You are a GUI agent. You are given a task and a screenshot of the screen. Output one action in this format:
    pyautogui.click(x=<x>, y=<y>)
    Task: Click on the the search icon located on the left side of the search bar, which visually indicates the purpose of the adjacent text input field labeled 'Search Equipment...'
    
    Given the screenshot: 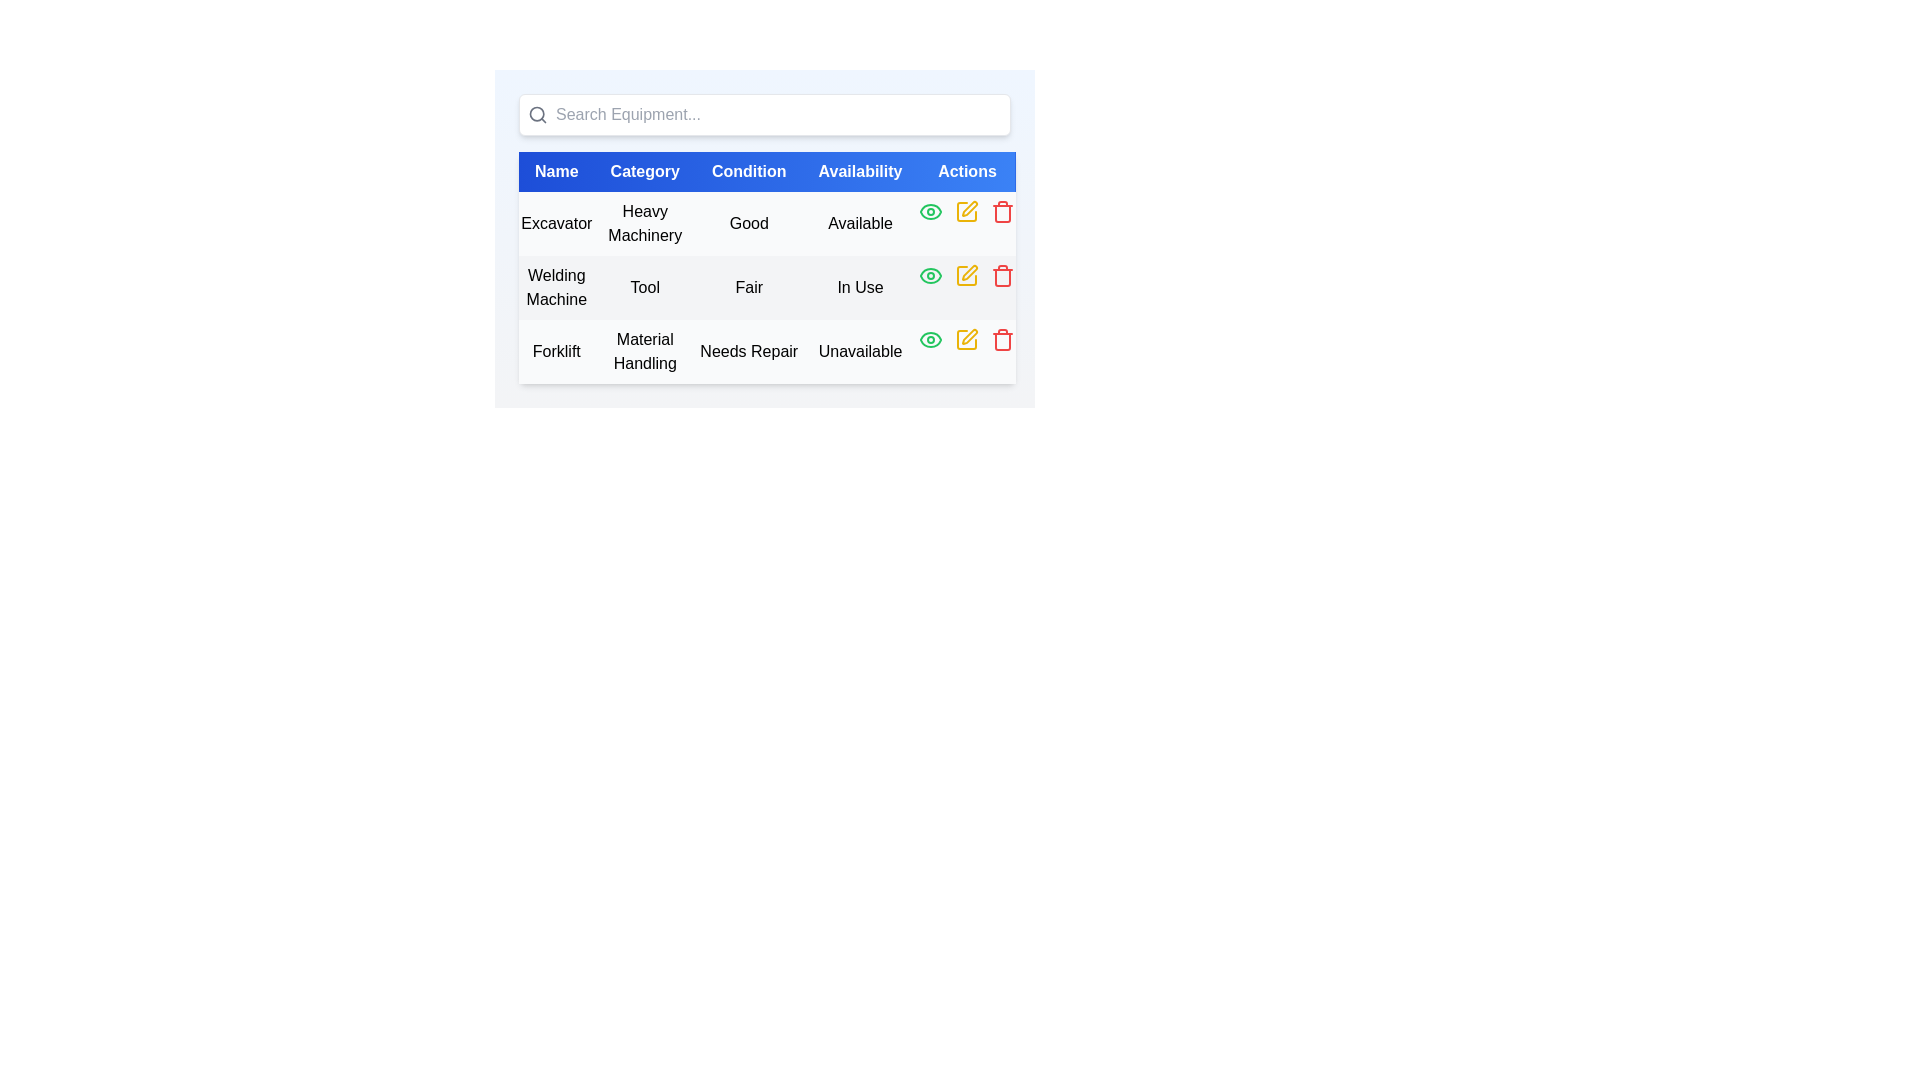 What is the action you would take?
    pyautogui.click(x=537, y=115)
    